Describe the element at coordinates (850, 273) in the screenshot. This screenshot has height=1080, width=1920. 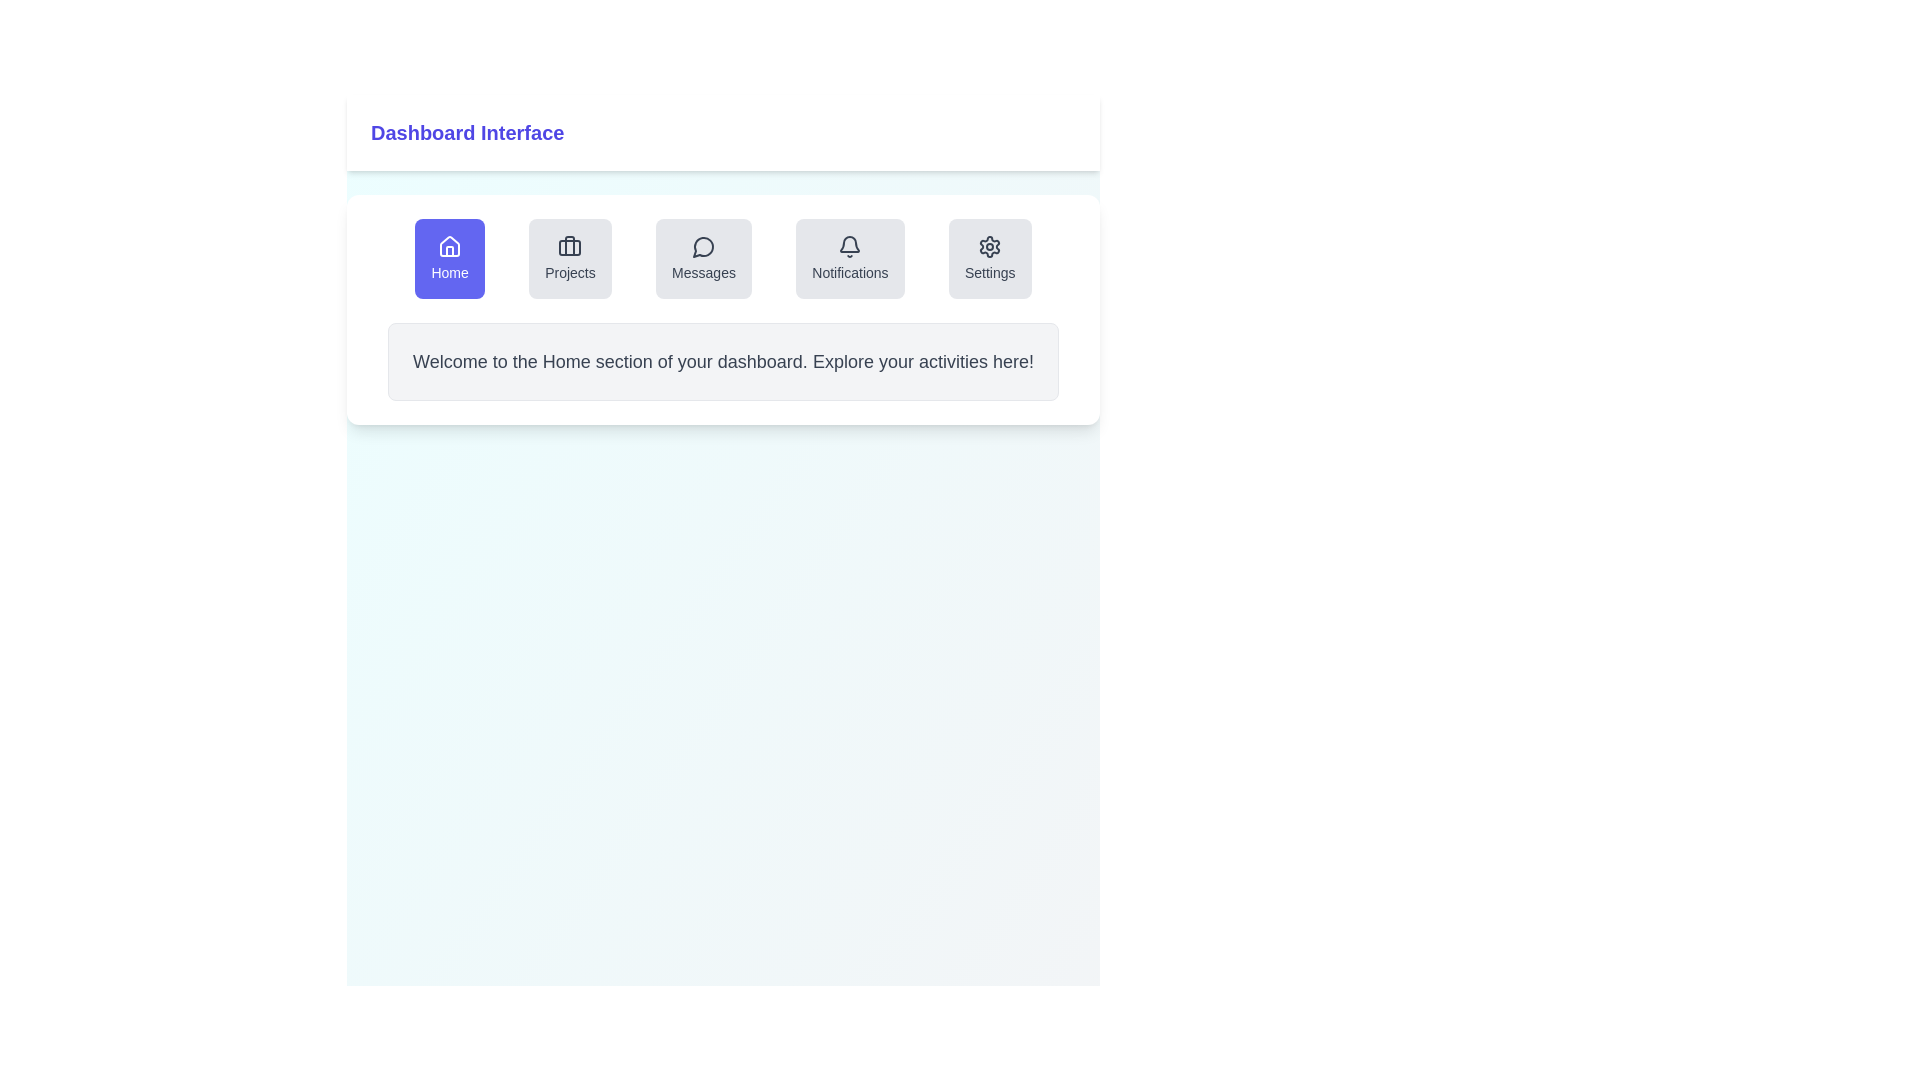
I see `text of the 'Notifications' text label located directly below the associated bell icon in the navigation options` at that location.